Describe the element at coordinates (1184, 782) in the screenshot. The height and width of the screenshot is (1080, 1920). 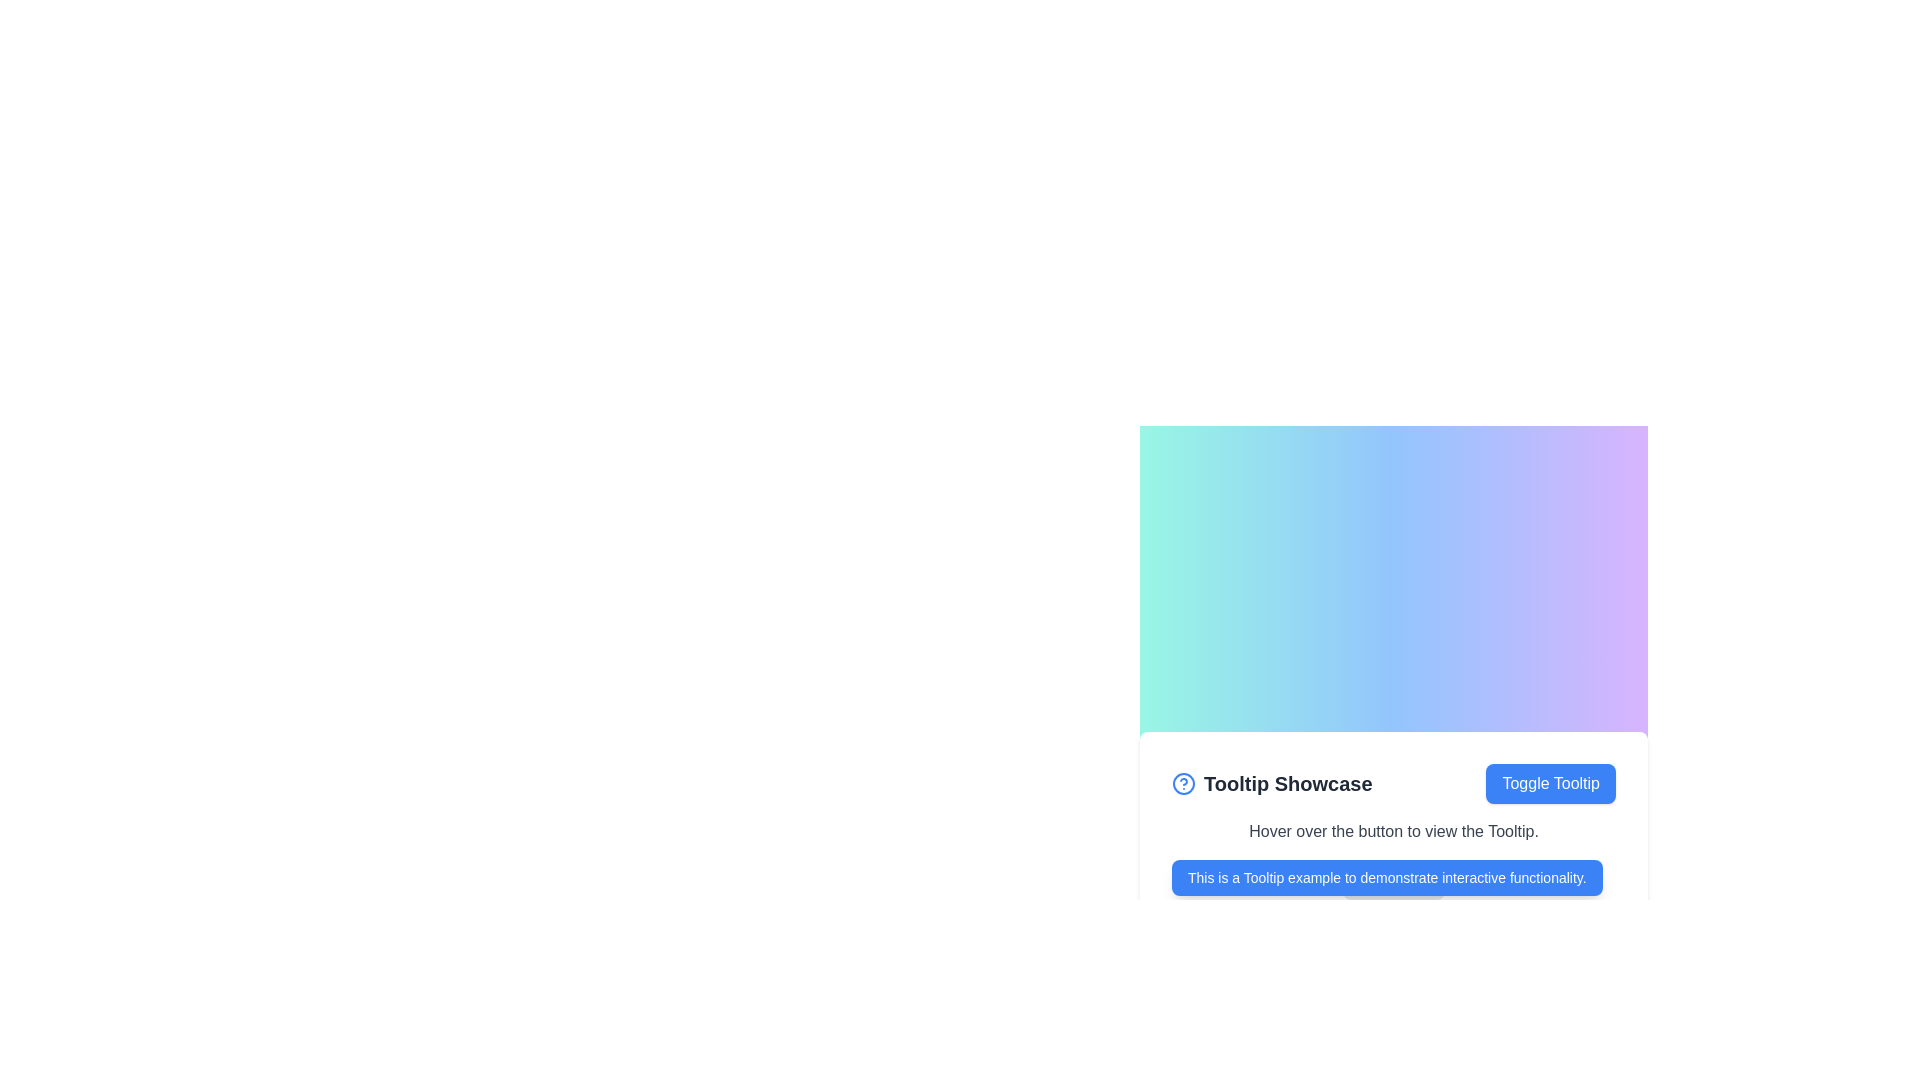
I see `the help icon located to the left of the 'Tooltip Showcase' text in the header section` at that location.